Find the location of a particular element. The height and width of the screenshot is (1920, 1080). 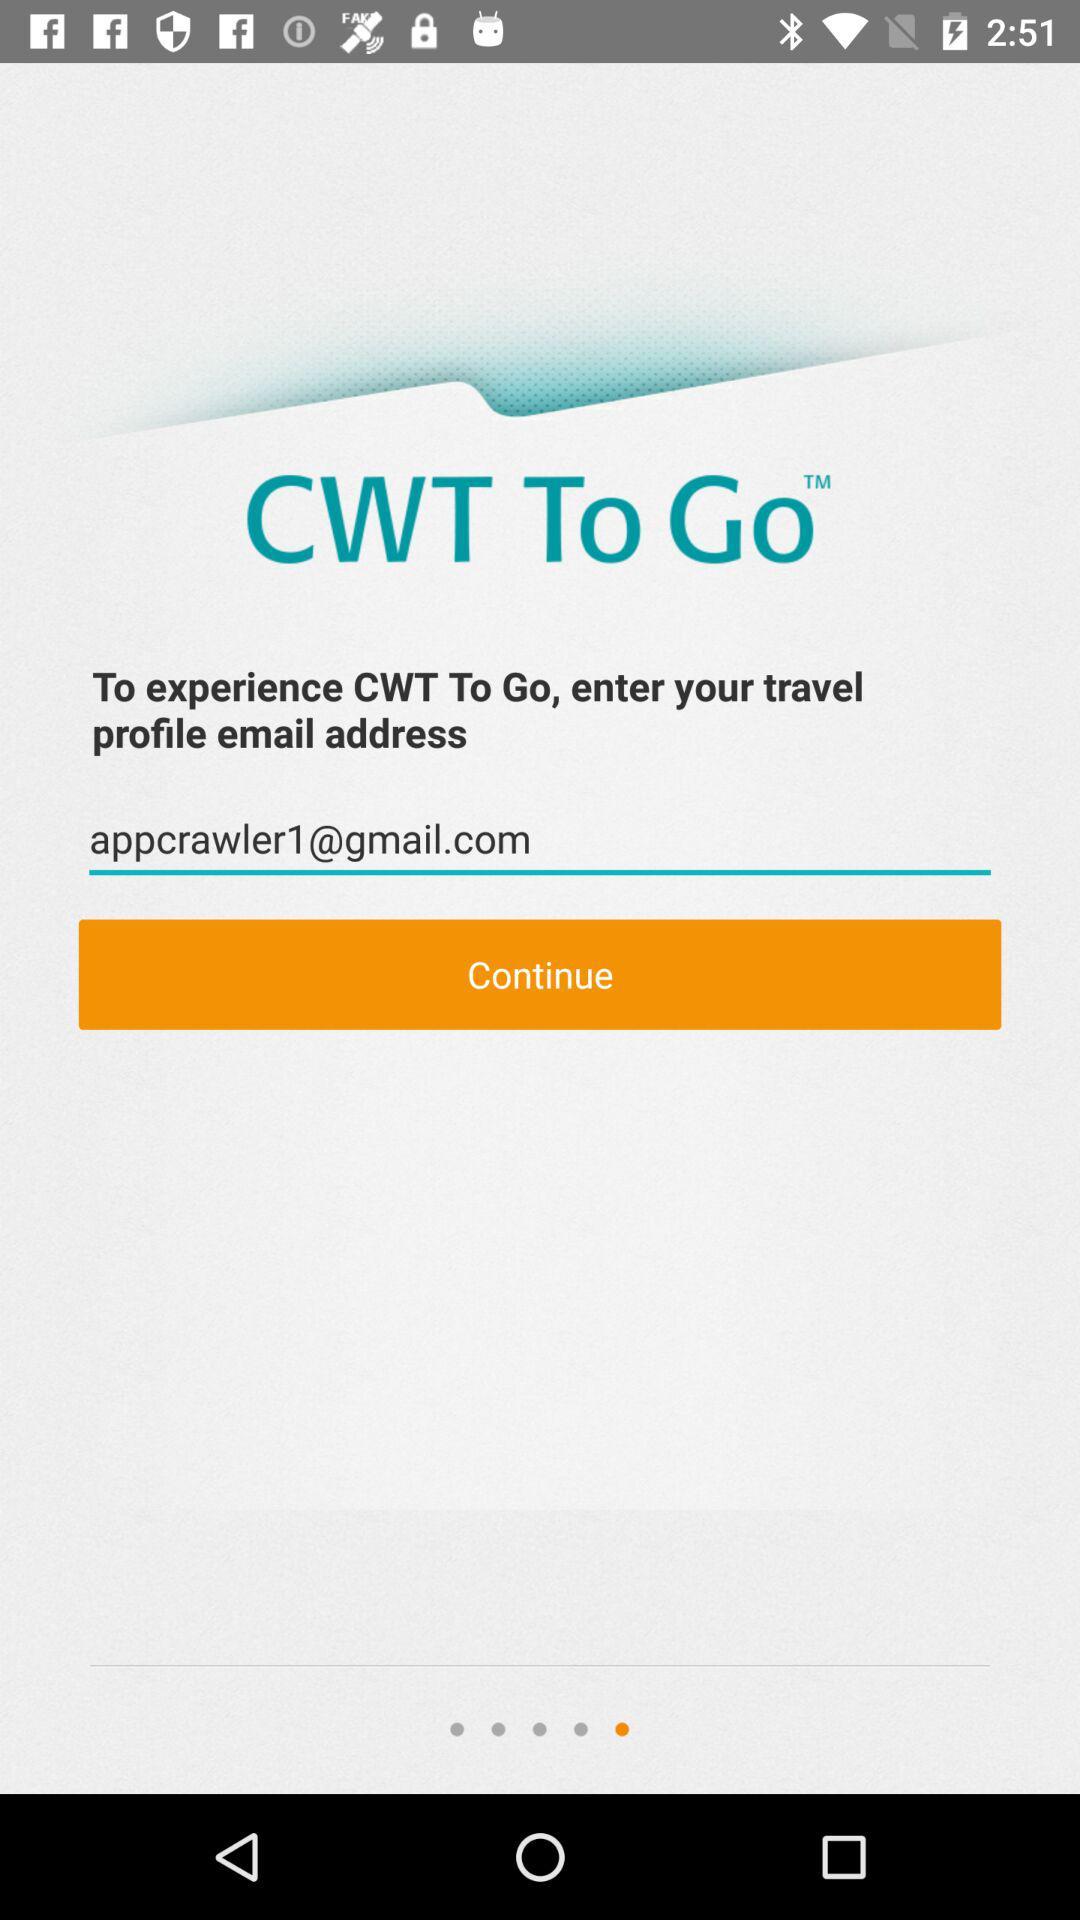

appcrawler1@gmail.com item is located at coordinates (540, 839).